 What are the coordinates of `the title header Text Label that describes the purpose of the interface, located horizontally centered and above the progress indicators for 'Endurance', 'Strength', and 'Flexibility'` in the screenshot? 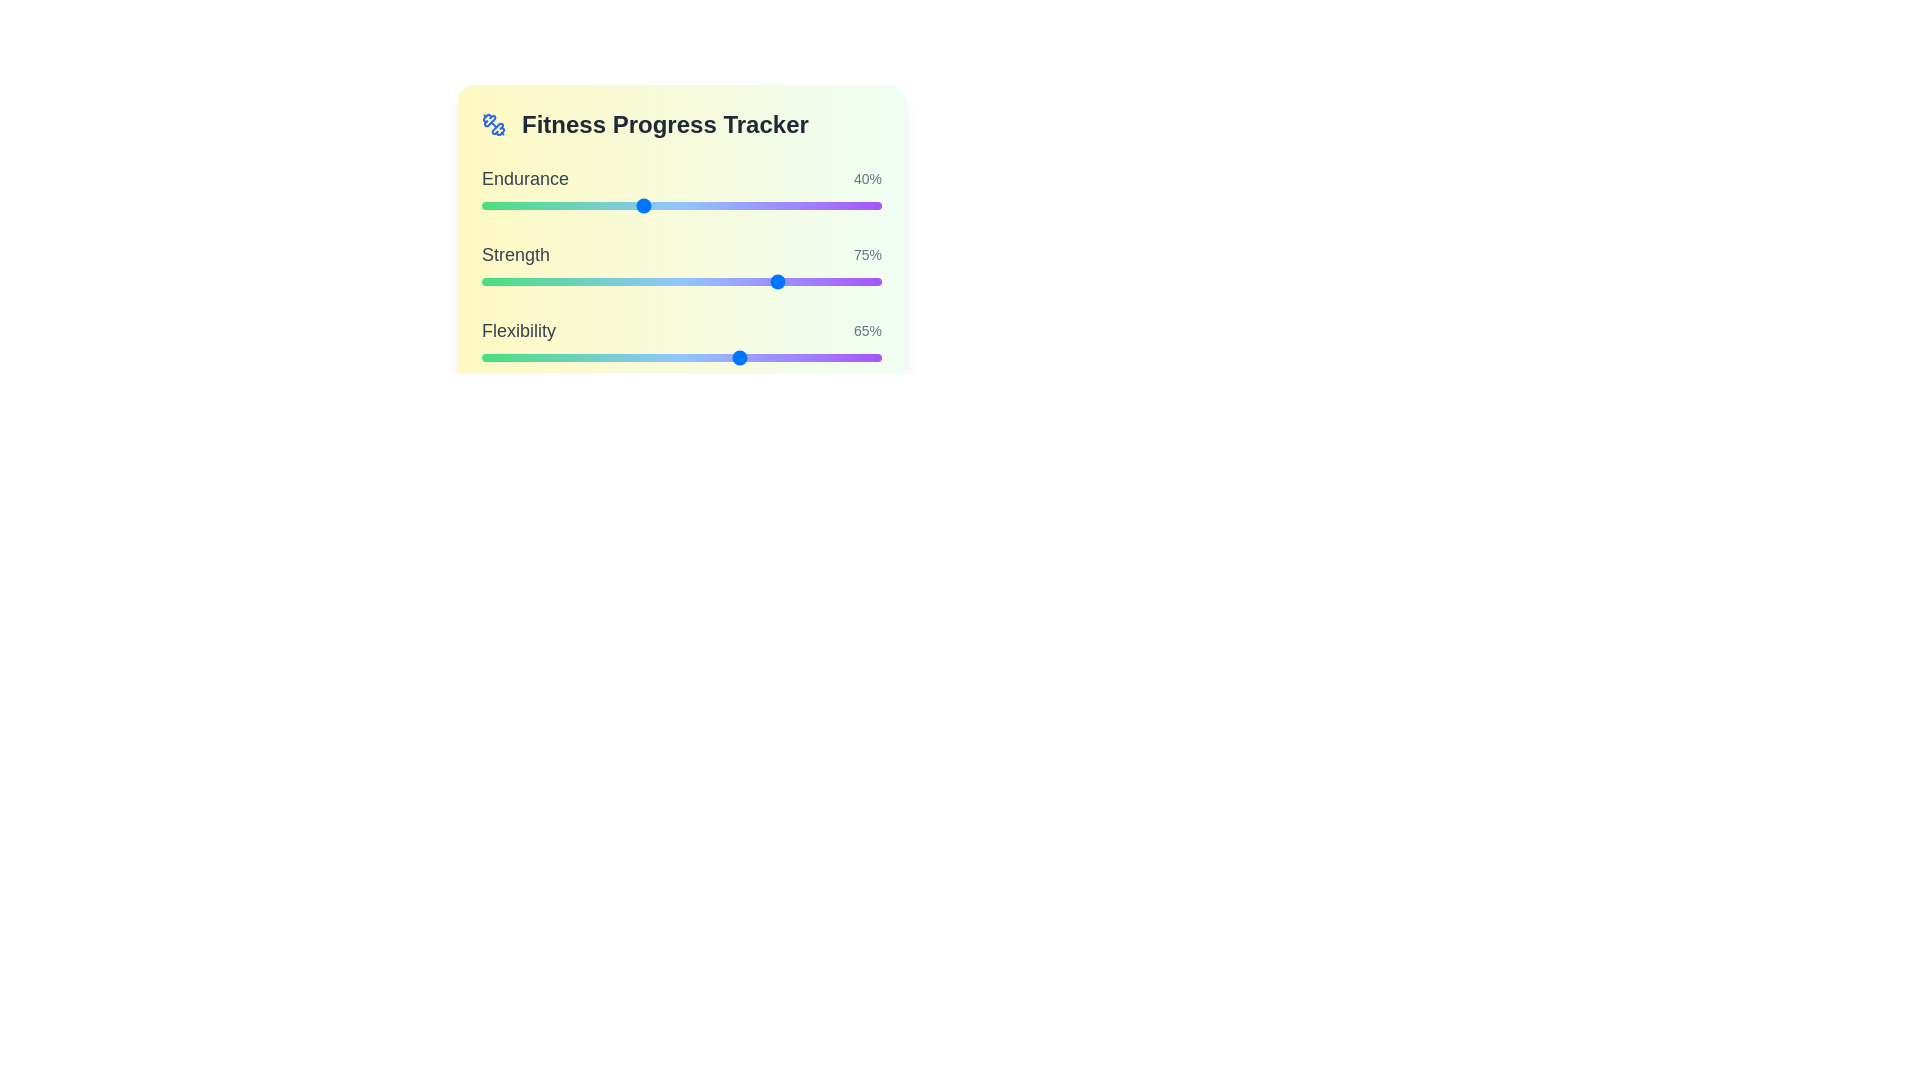 It's located at (665, 124).